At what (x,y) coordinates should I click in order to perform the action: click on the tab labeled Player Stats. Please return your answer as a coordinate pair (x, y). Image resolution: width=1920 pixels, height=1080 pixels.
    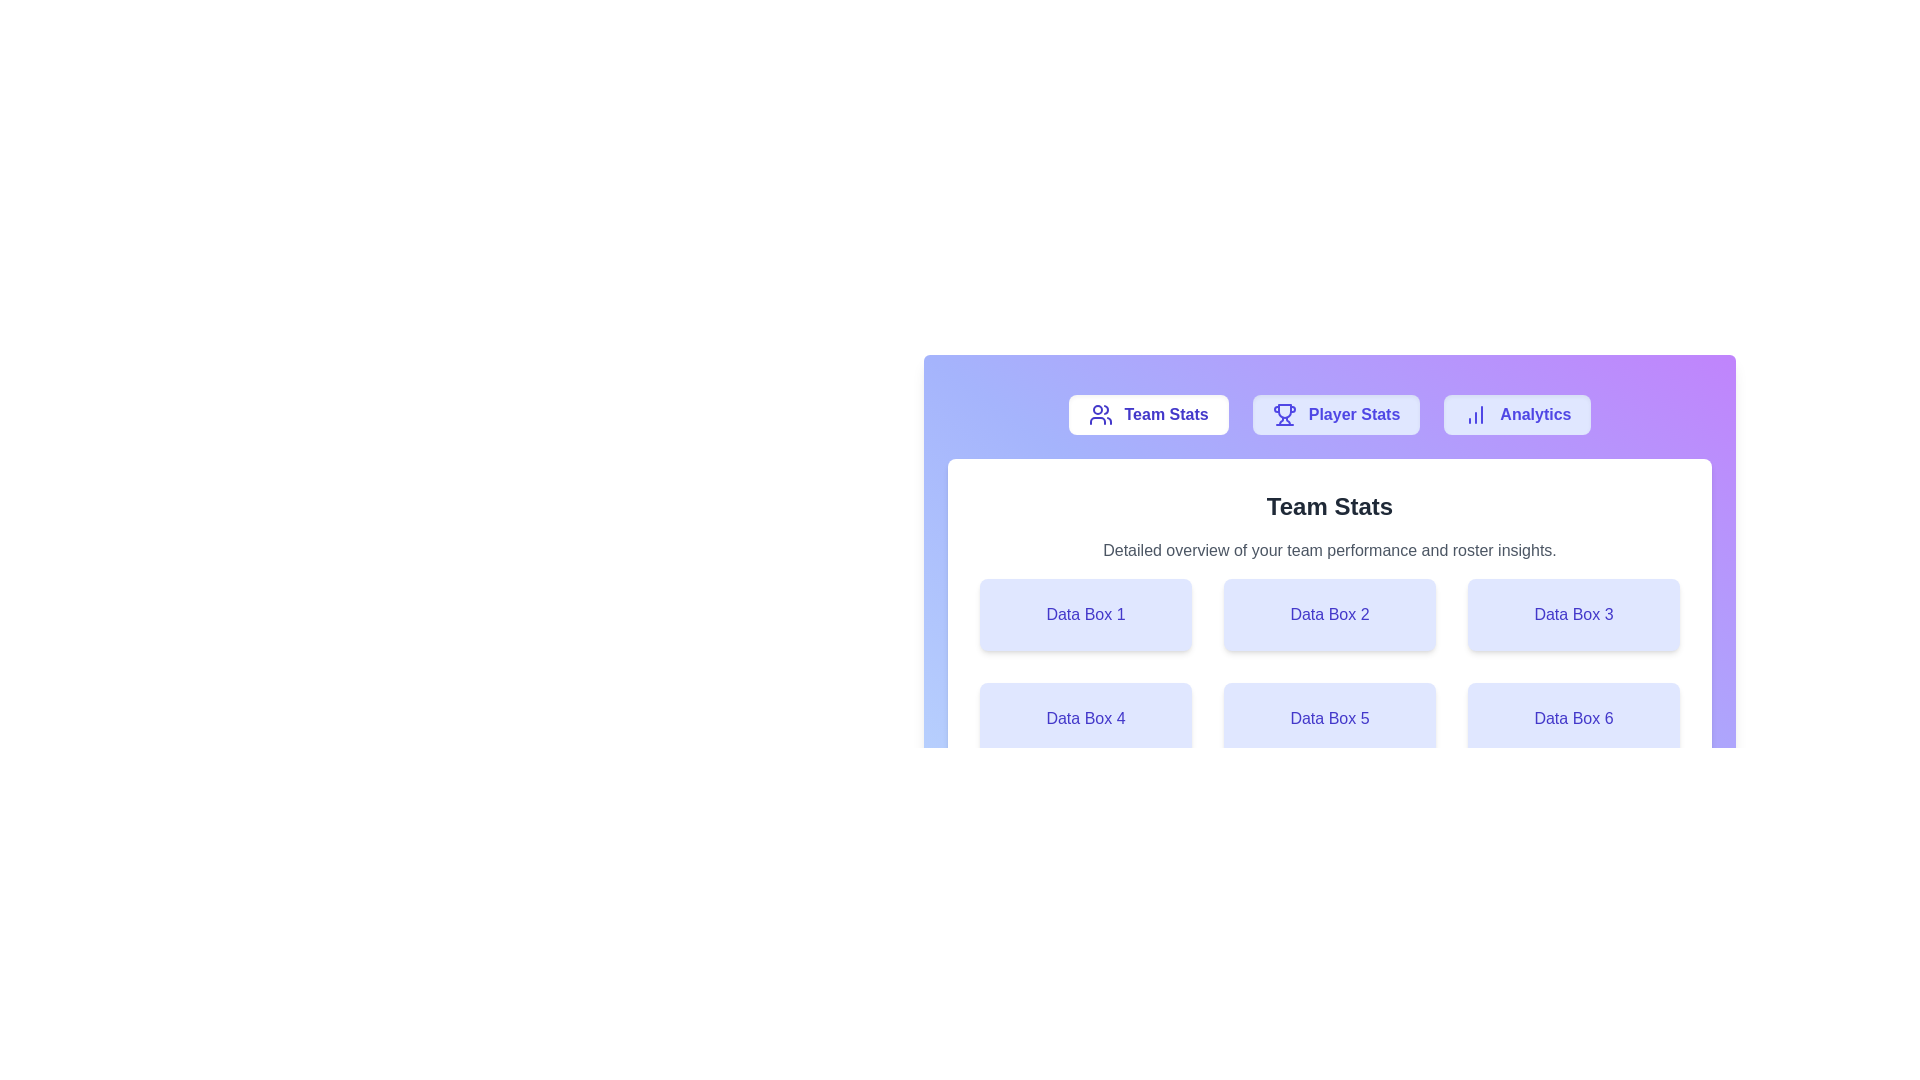
    Looking at the image, I should click on (1336, 414).